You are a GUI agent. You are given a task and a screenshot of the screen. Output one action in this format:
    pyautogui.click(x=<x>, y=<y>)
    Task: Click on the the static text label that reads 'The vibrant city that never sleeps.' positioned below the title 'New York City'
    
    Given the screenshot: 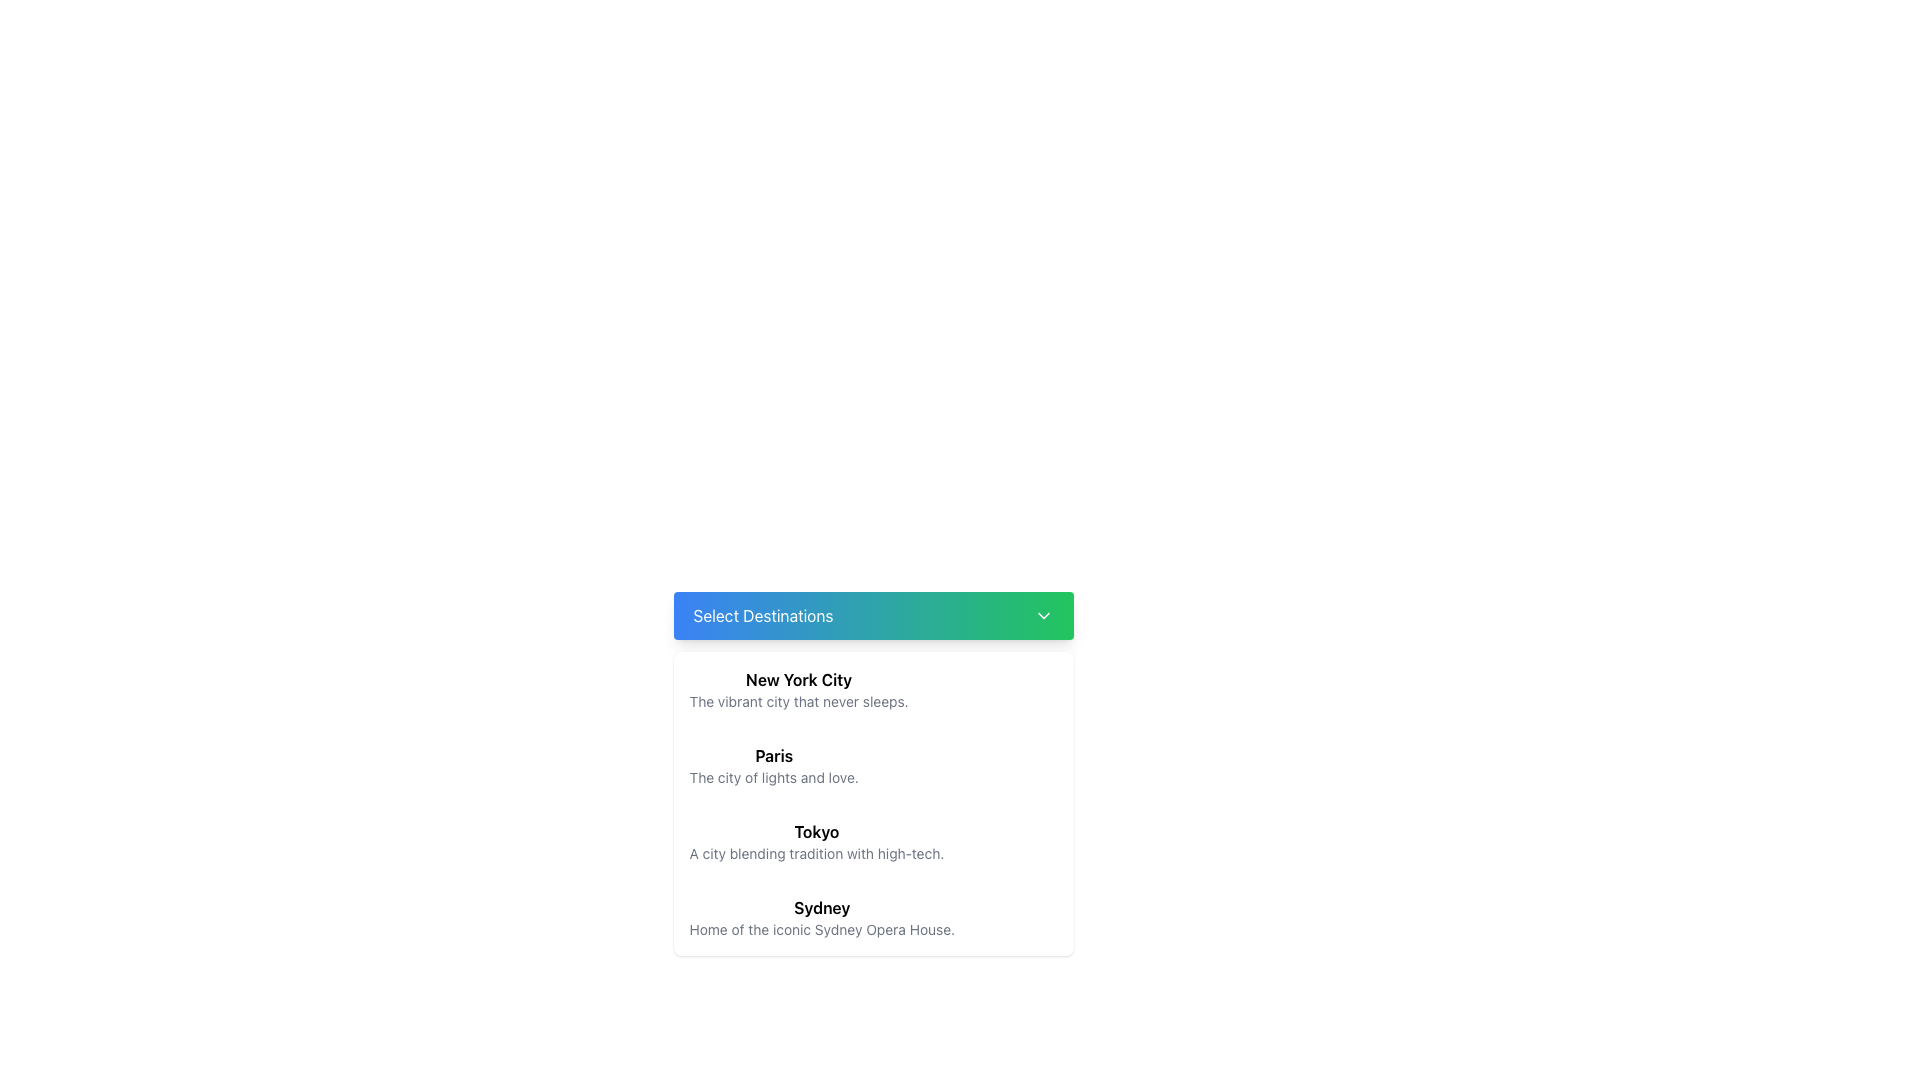 What is the action you would take?
    pyautogui.click(x=798, y=701)
    